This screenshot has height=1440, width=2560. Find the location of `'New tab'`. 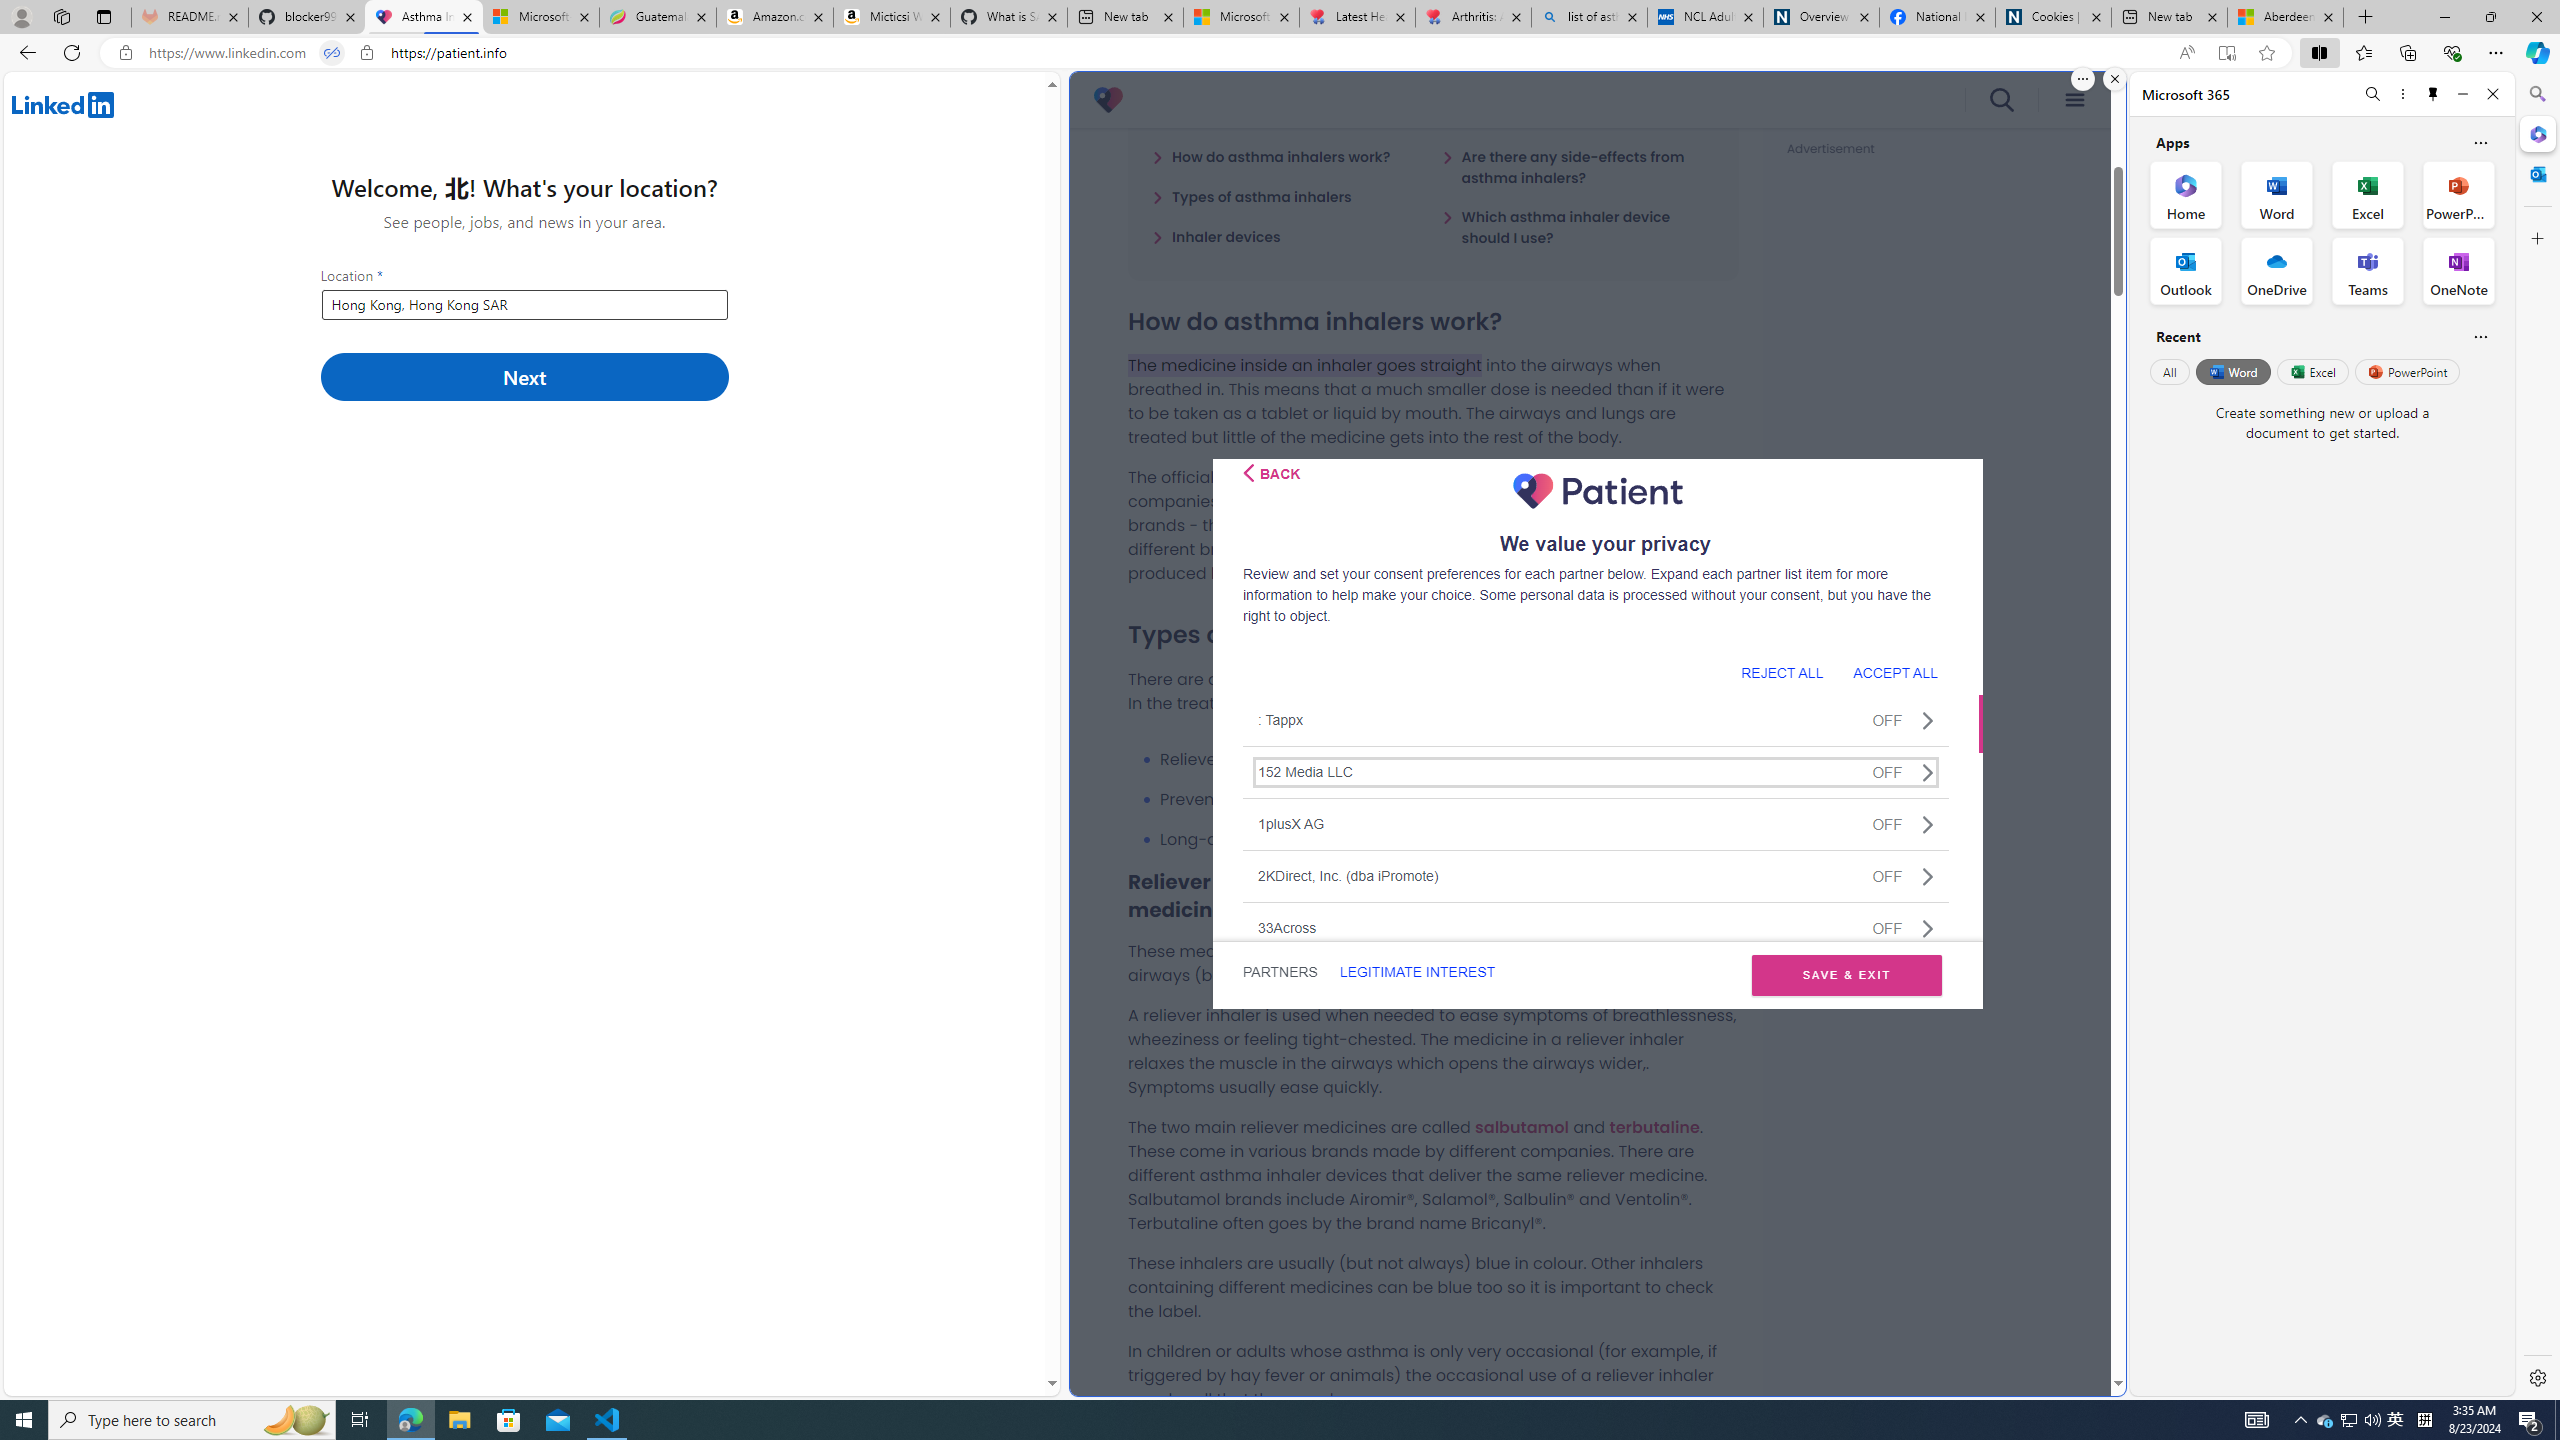

'New tab' is located at coordinates (2168, 16).